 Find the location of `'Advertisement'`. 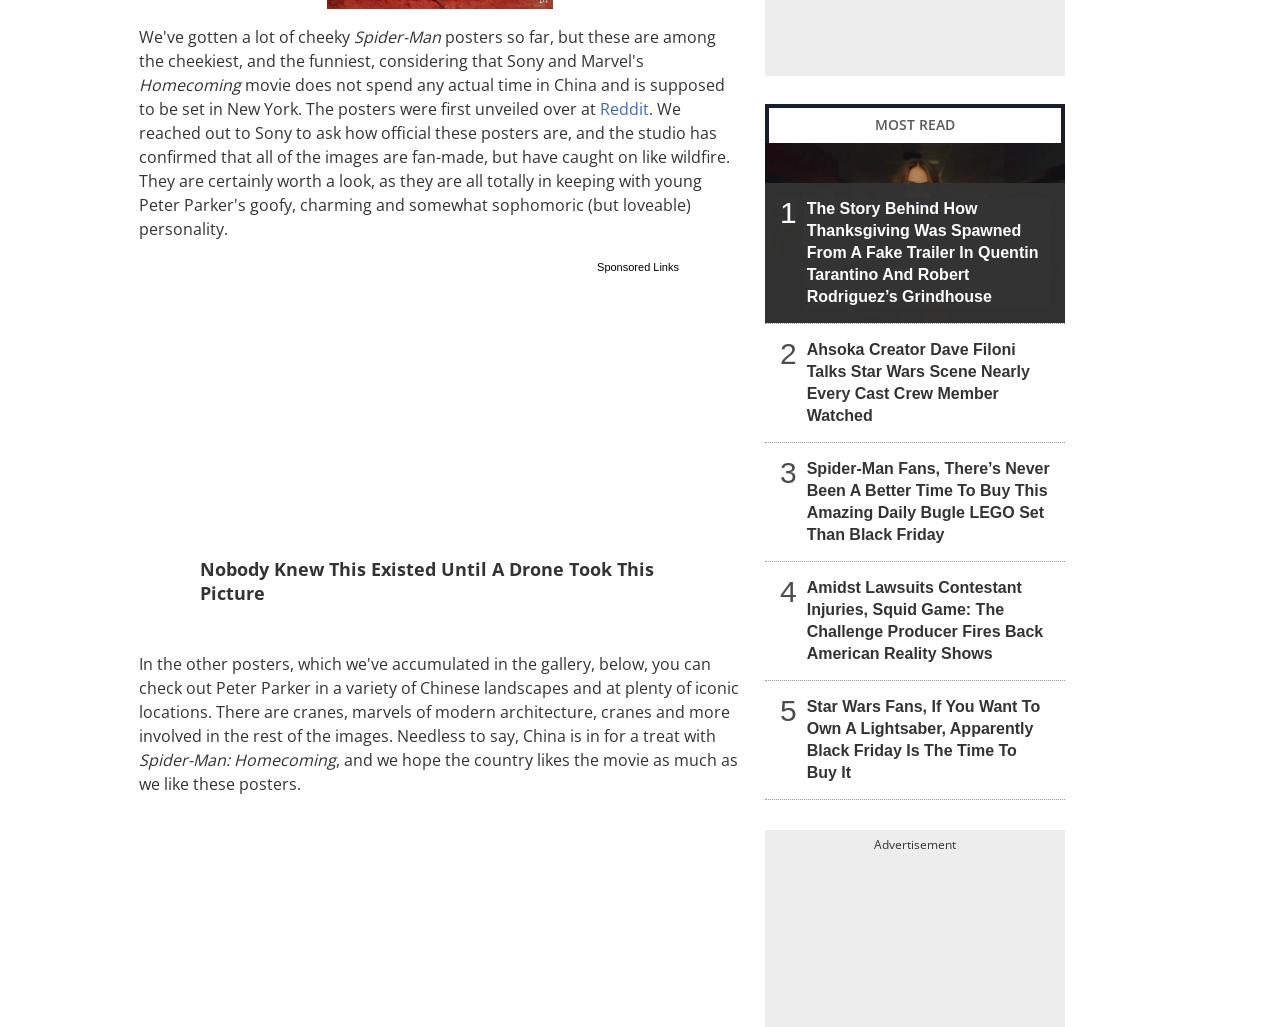

'Advertisement' is located at coordinates (915, 843).